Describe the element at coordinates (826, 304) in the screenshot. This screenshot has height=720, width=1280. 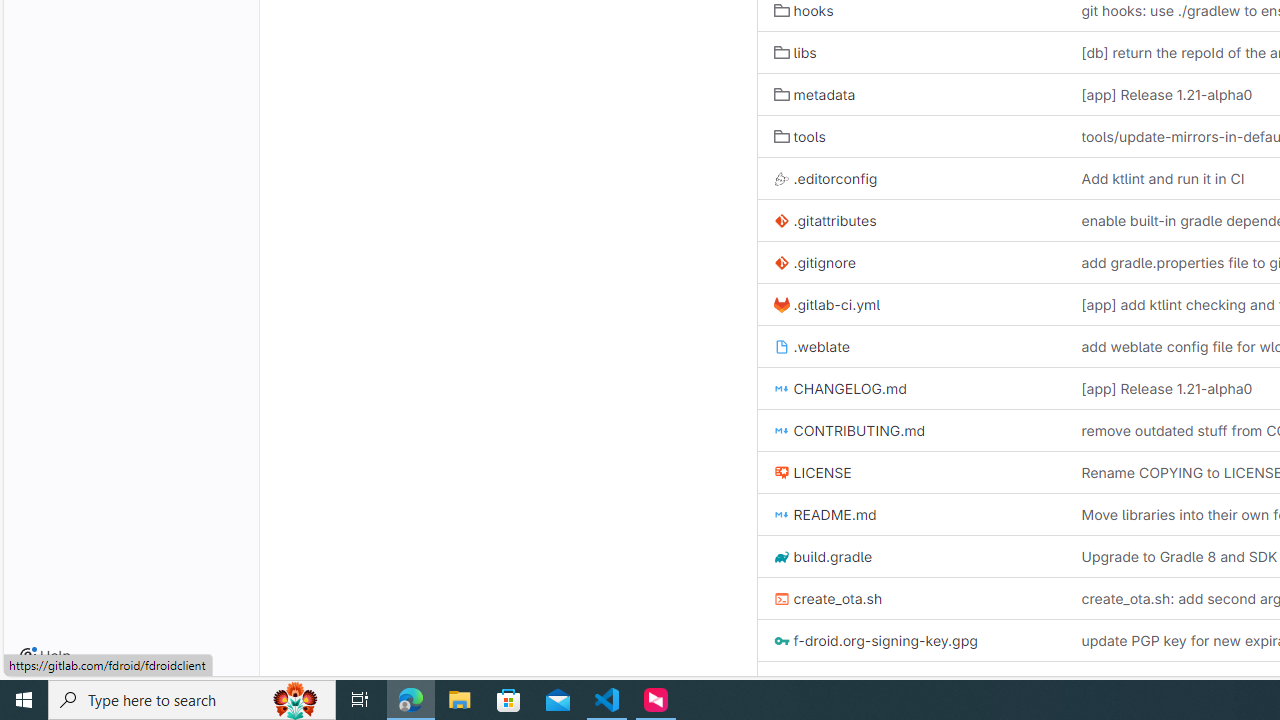
I see `'.gitlab-ci.yml'` at that location.